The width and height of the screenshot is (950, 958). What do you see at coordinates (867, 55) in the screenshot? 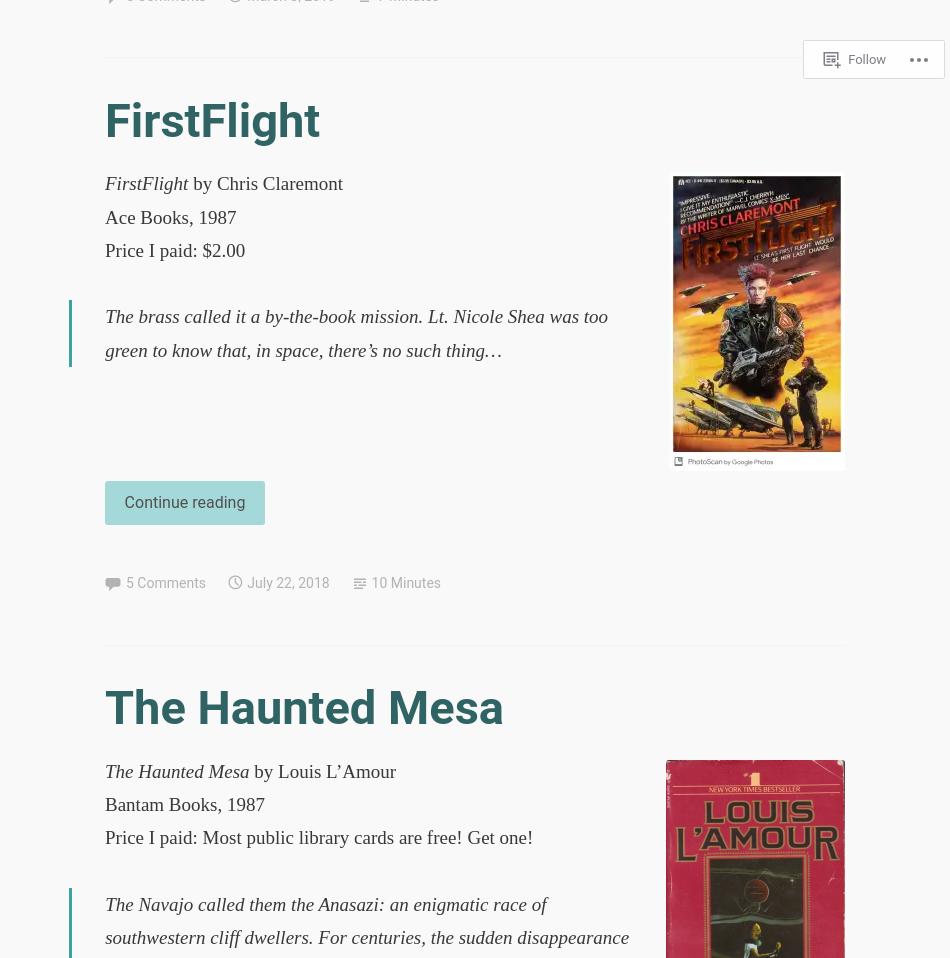
I see `'Follow'` at bounding box center [867, 55].